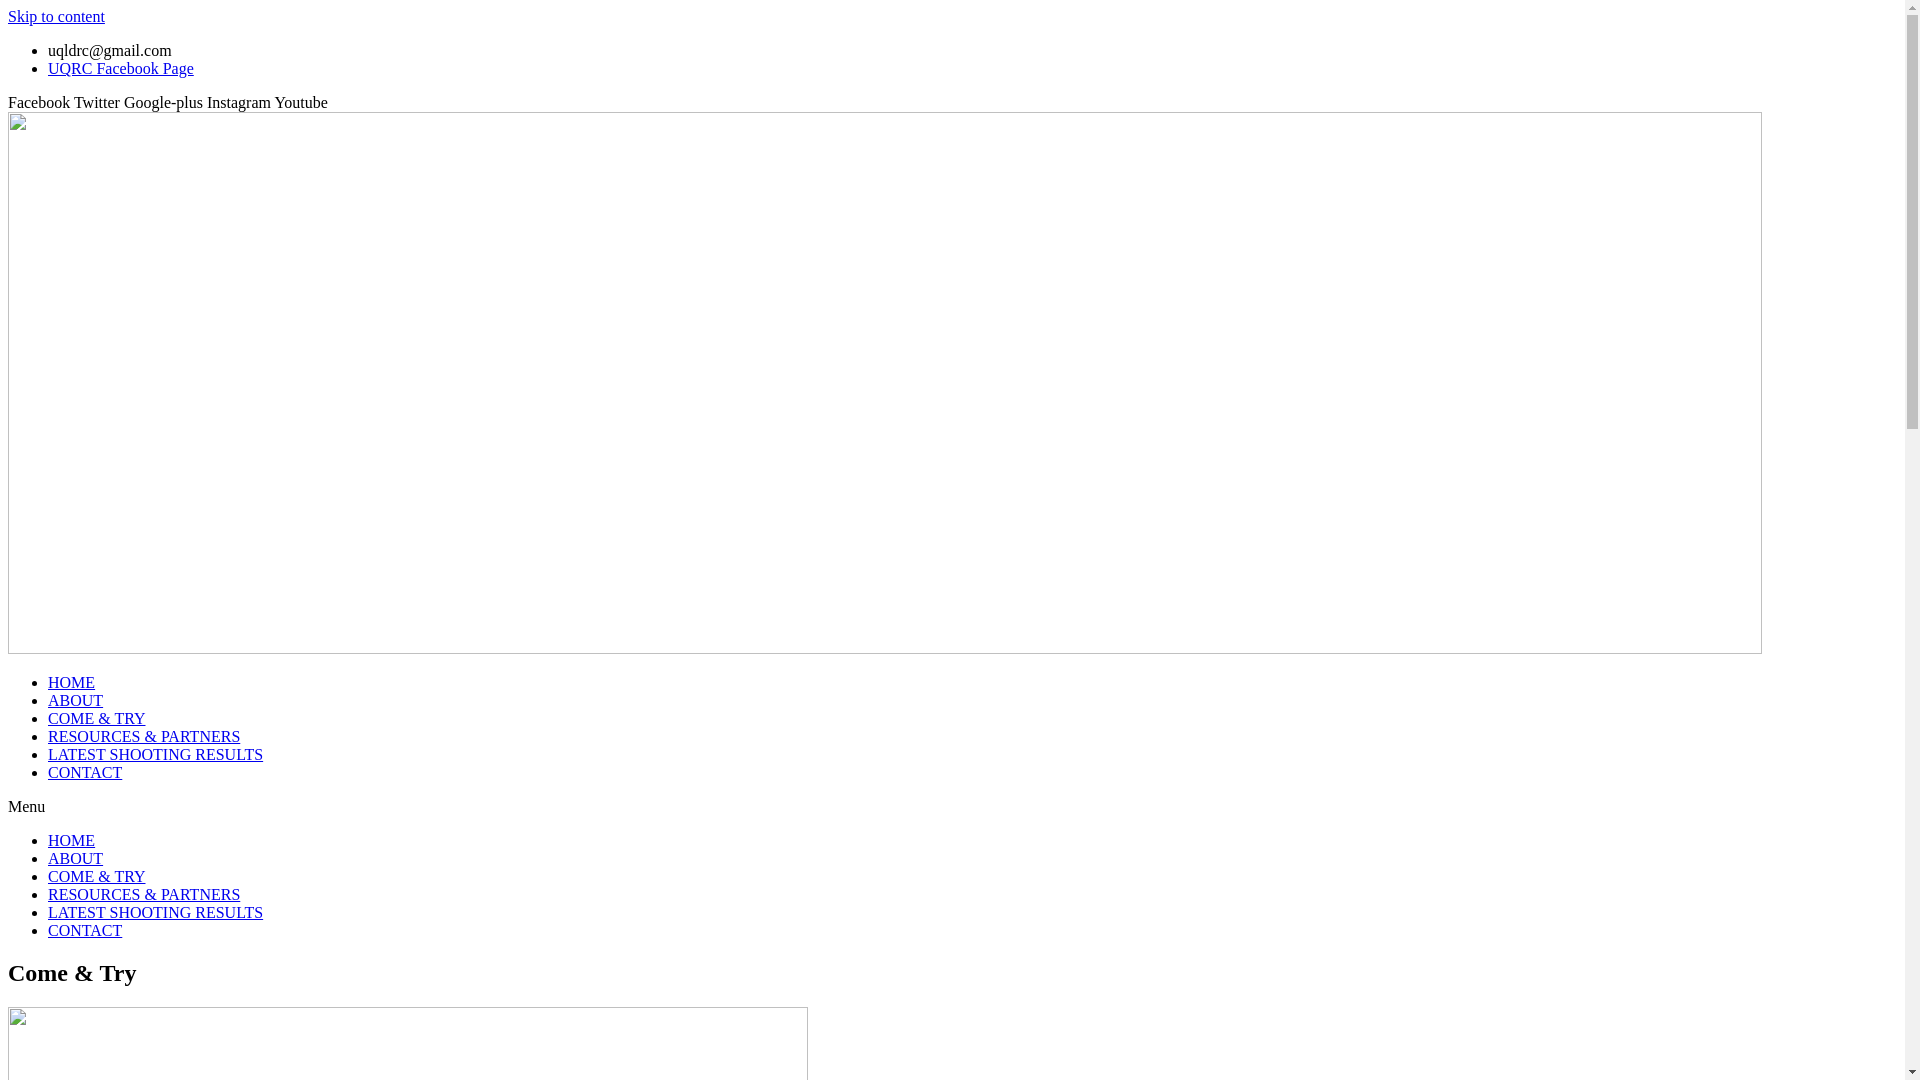  Describe the element at coordinates (41, 102) in the screenshot. I see `'Facebook'` at that location.